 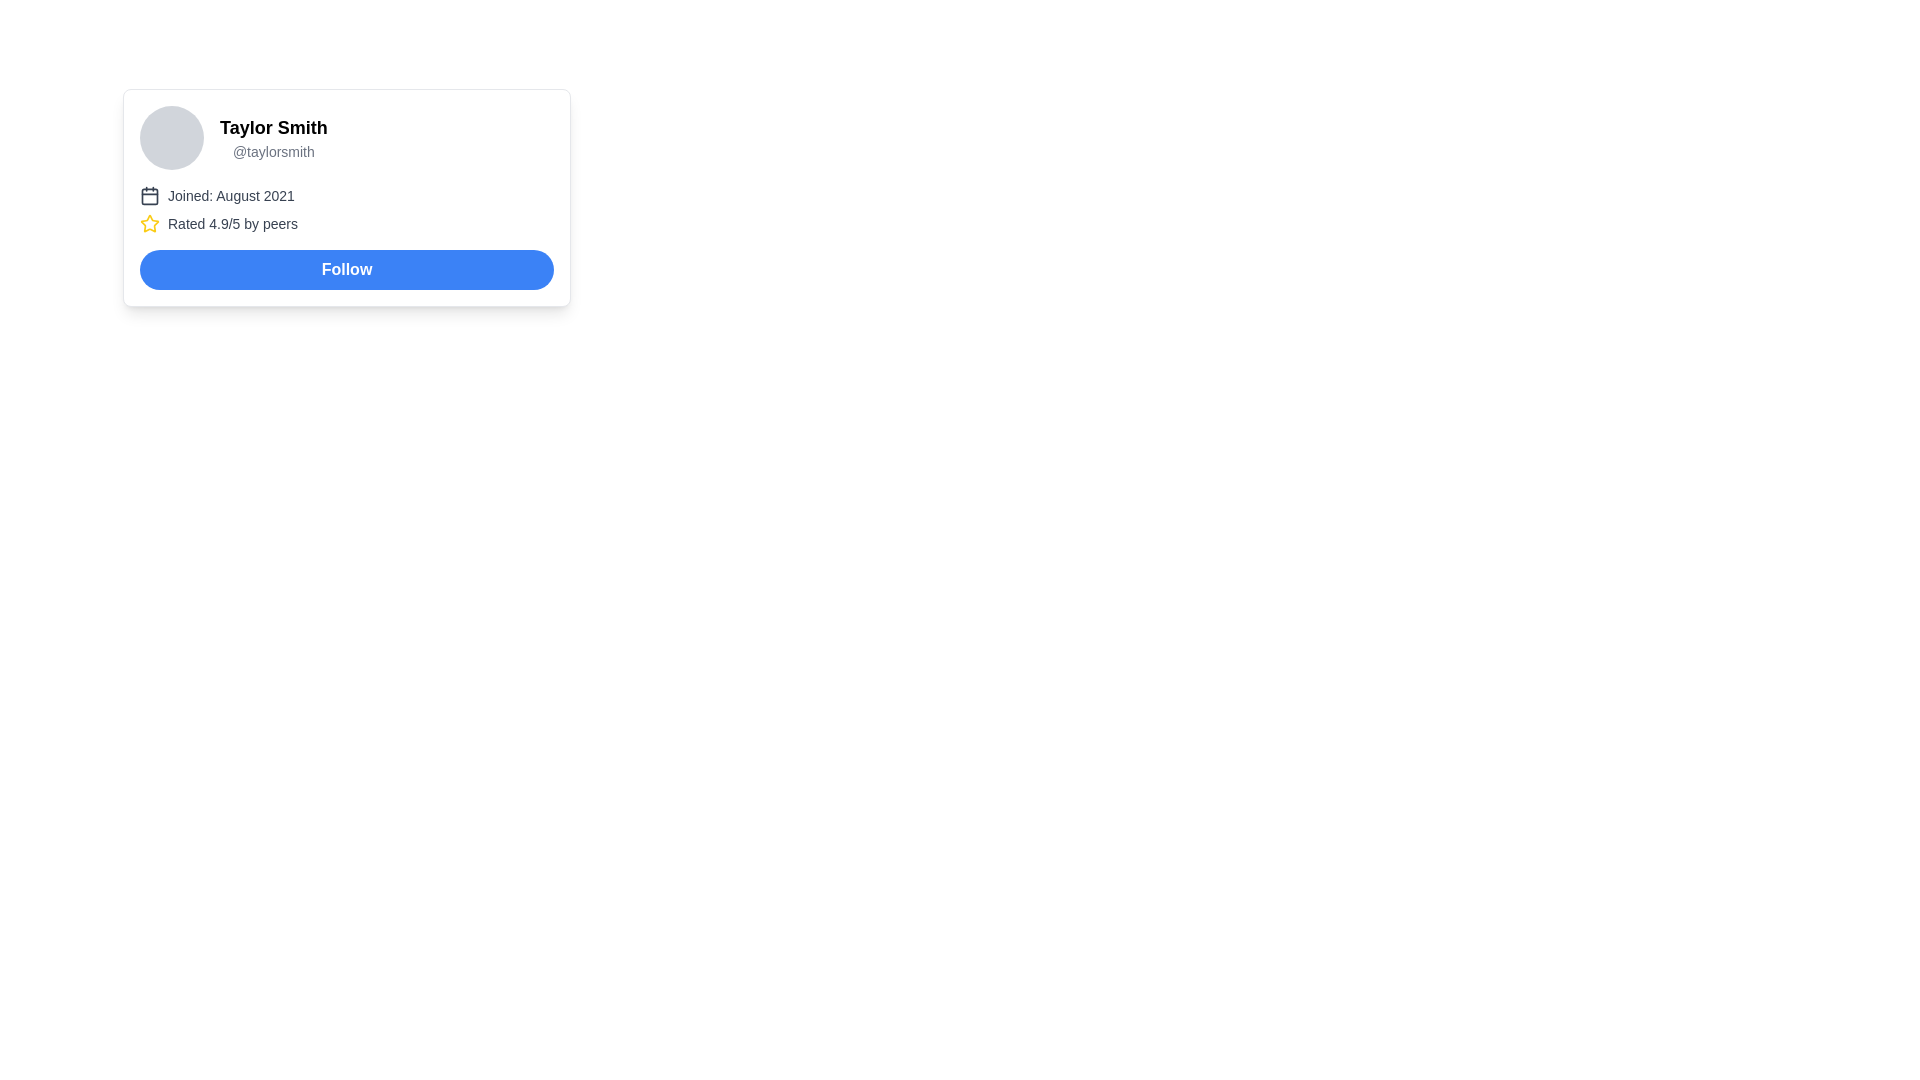 What do you see at coordinates (148, 223) in the screenshot?
I see `the star icon with a yellow color scheme located to the left of the text 'Rated 4.9/5 by peers' in the bottom-left section of the user information card` at bounding box center [148, 223].